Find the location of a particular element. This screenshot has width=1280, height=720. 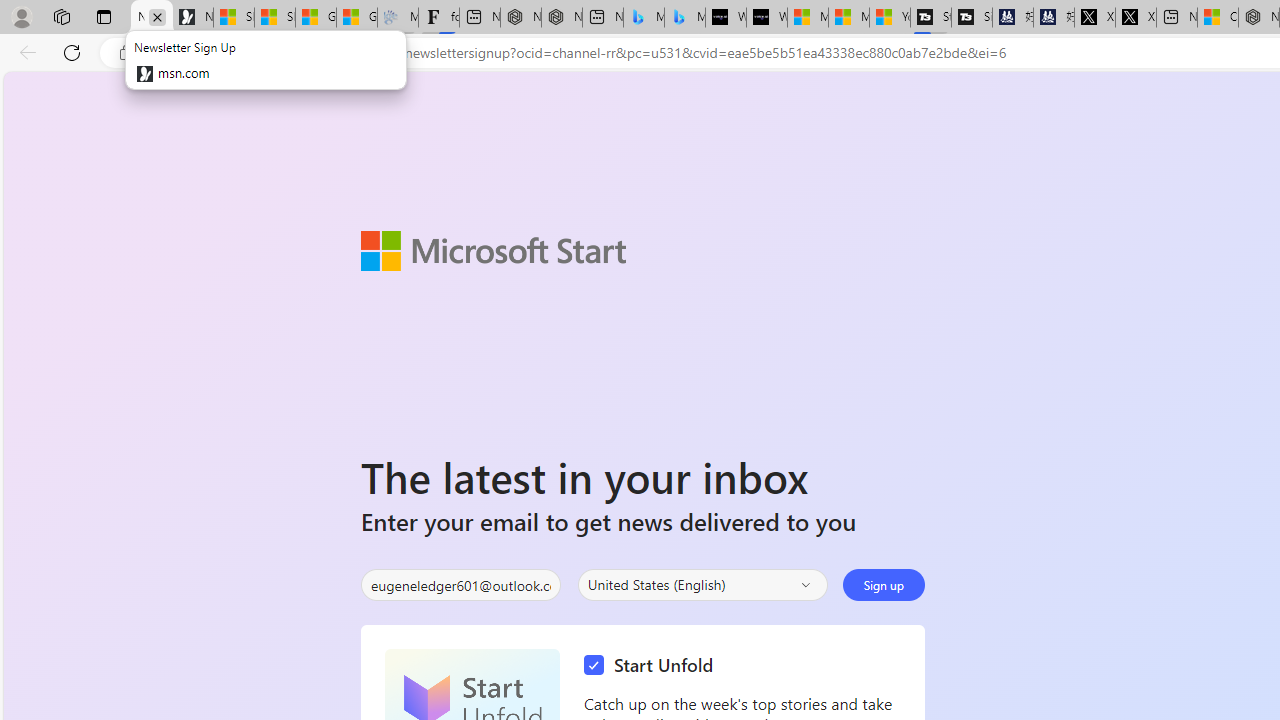

'Start Unfold' is located at coordinates (653, 665).